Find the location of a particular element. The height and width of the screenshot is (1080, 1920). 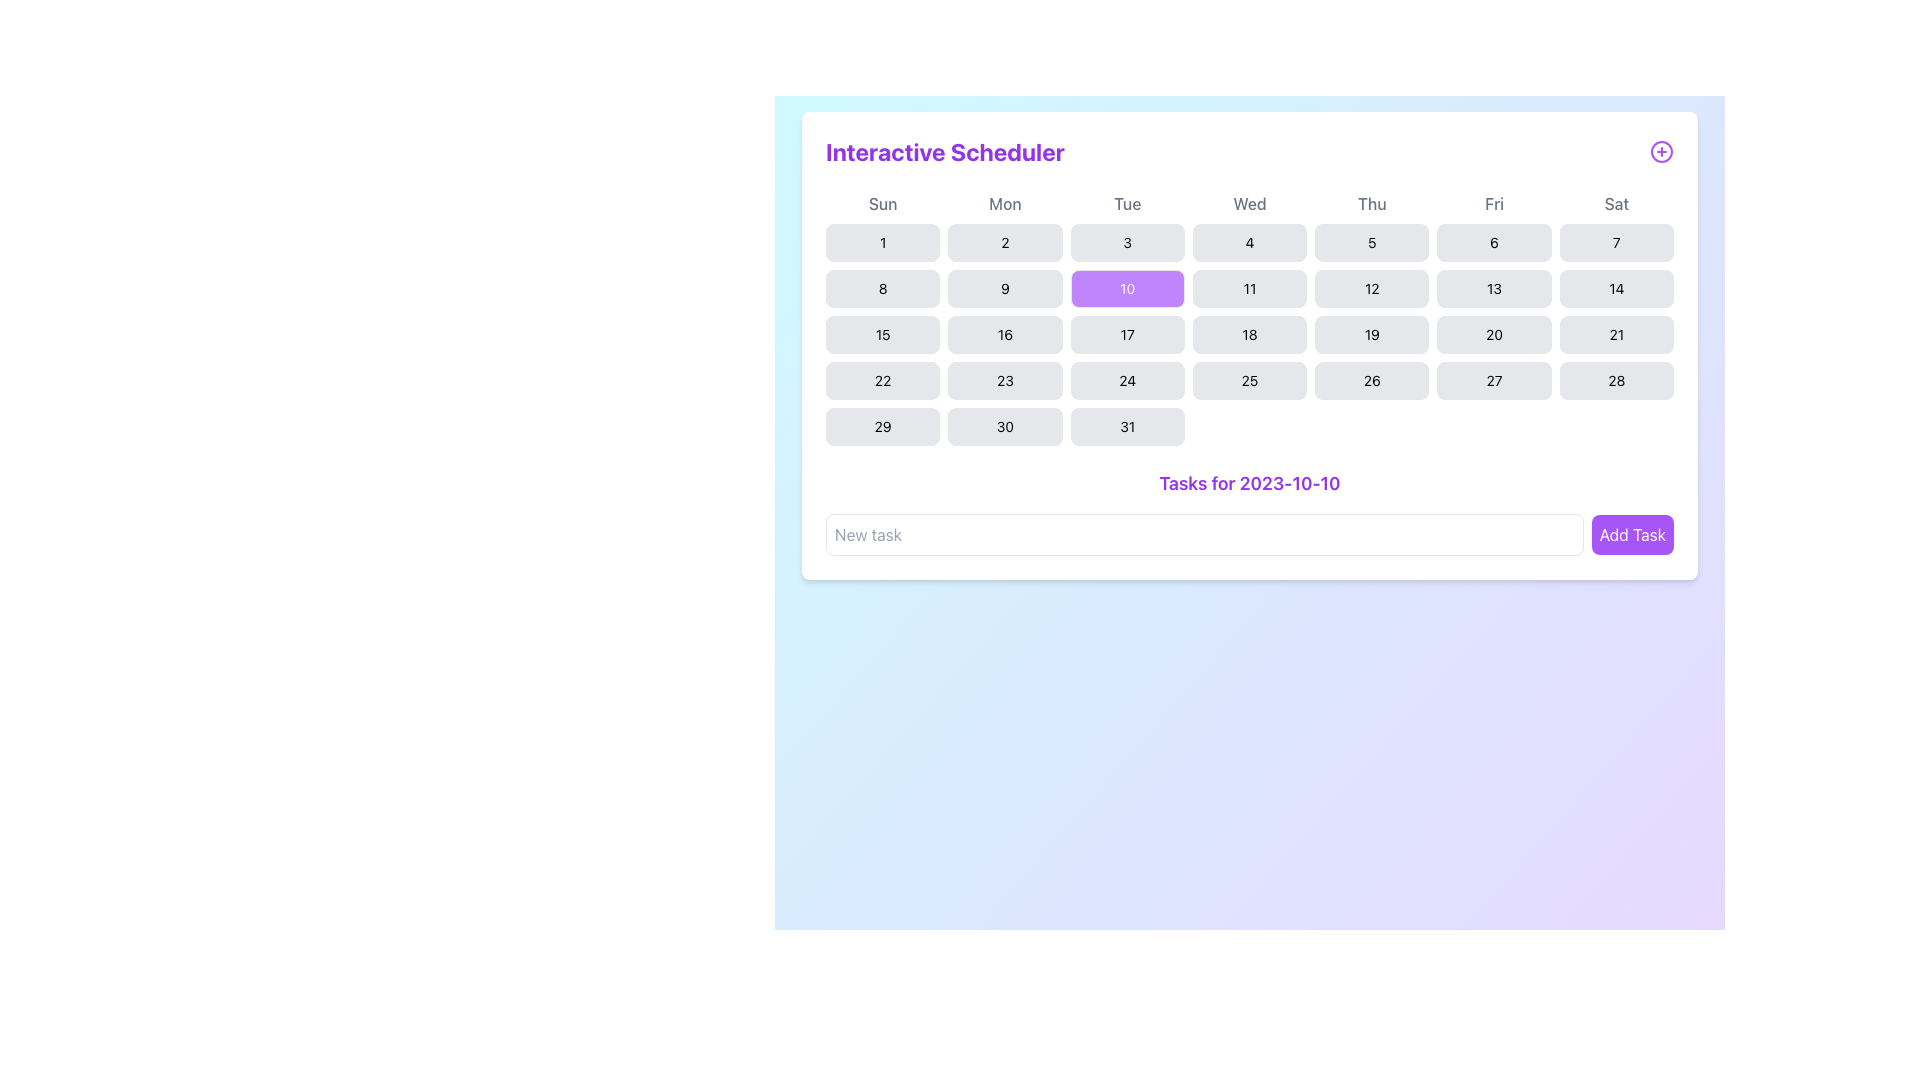

the button representing the 3rd day in the calendar interface under the 'Tue' column is located at coordinates (1127, 242).